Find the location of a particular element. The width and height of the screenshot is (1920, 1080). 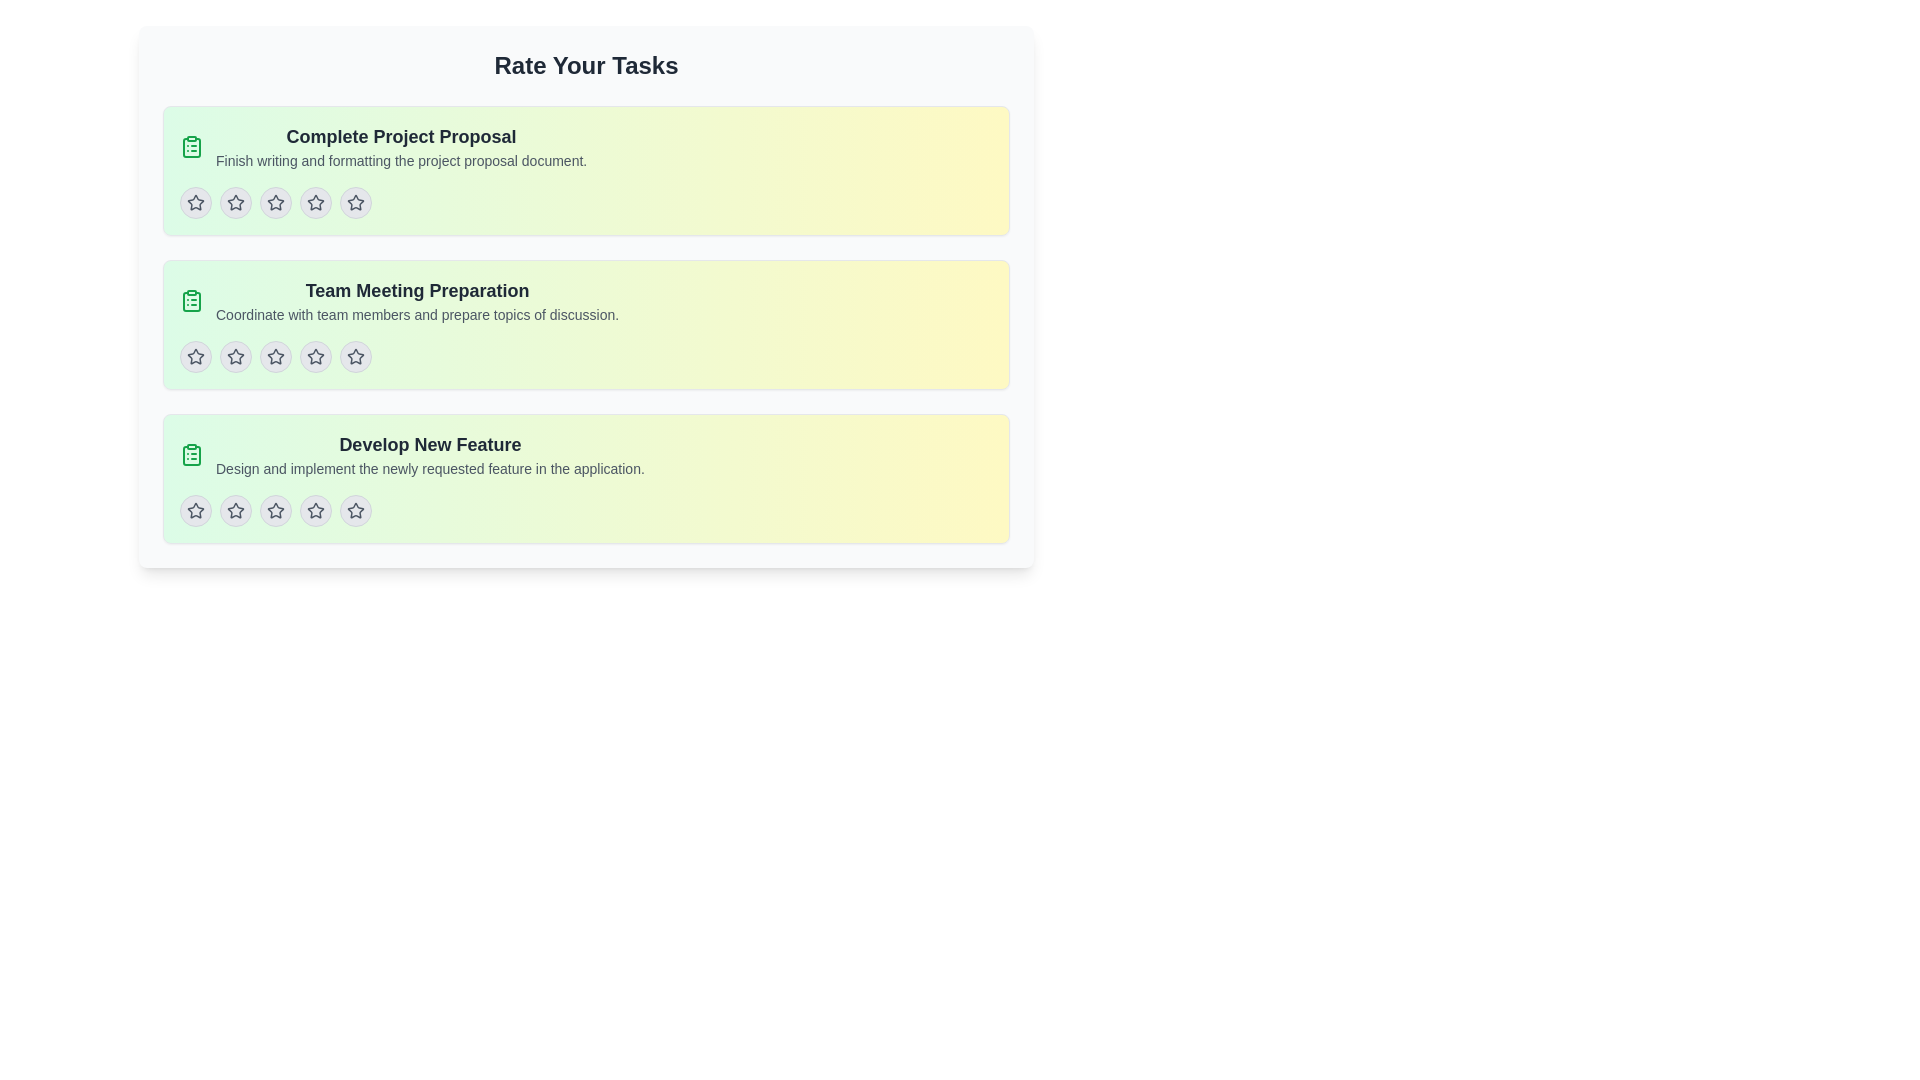

the task section titled 'Team Meeting Preparation' for additional details or actions related to the task is located at coordinates (585, 300).